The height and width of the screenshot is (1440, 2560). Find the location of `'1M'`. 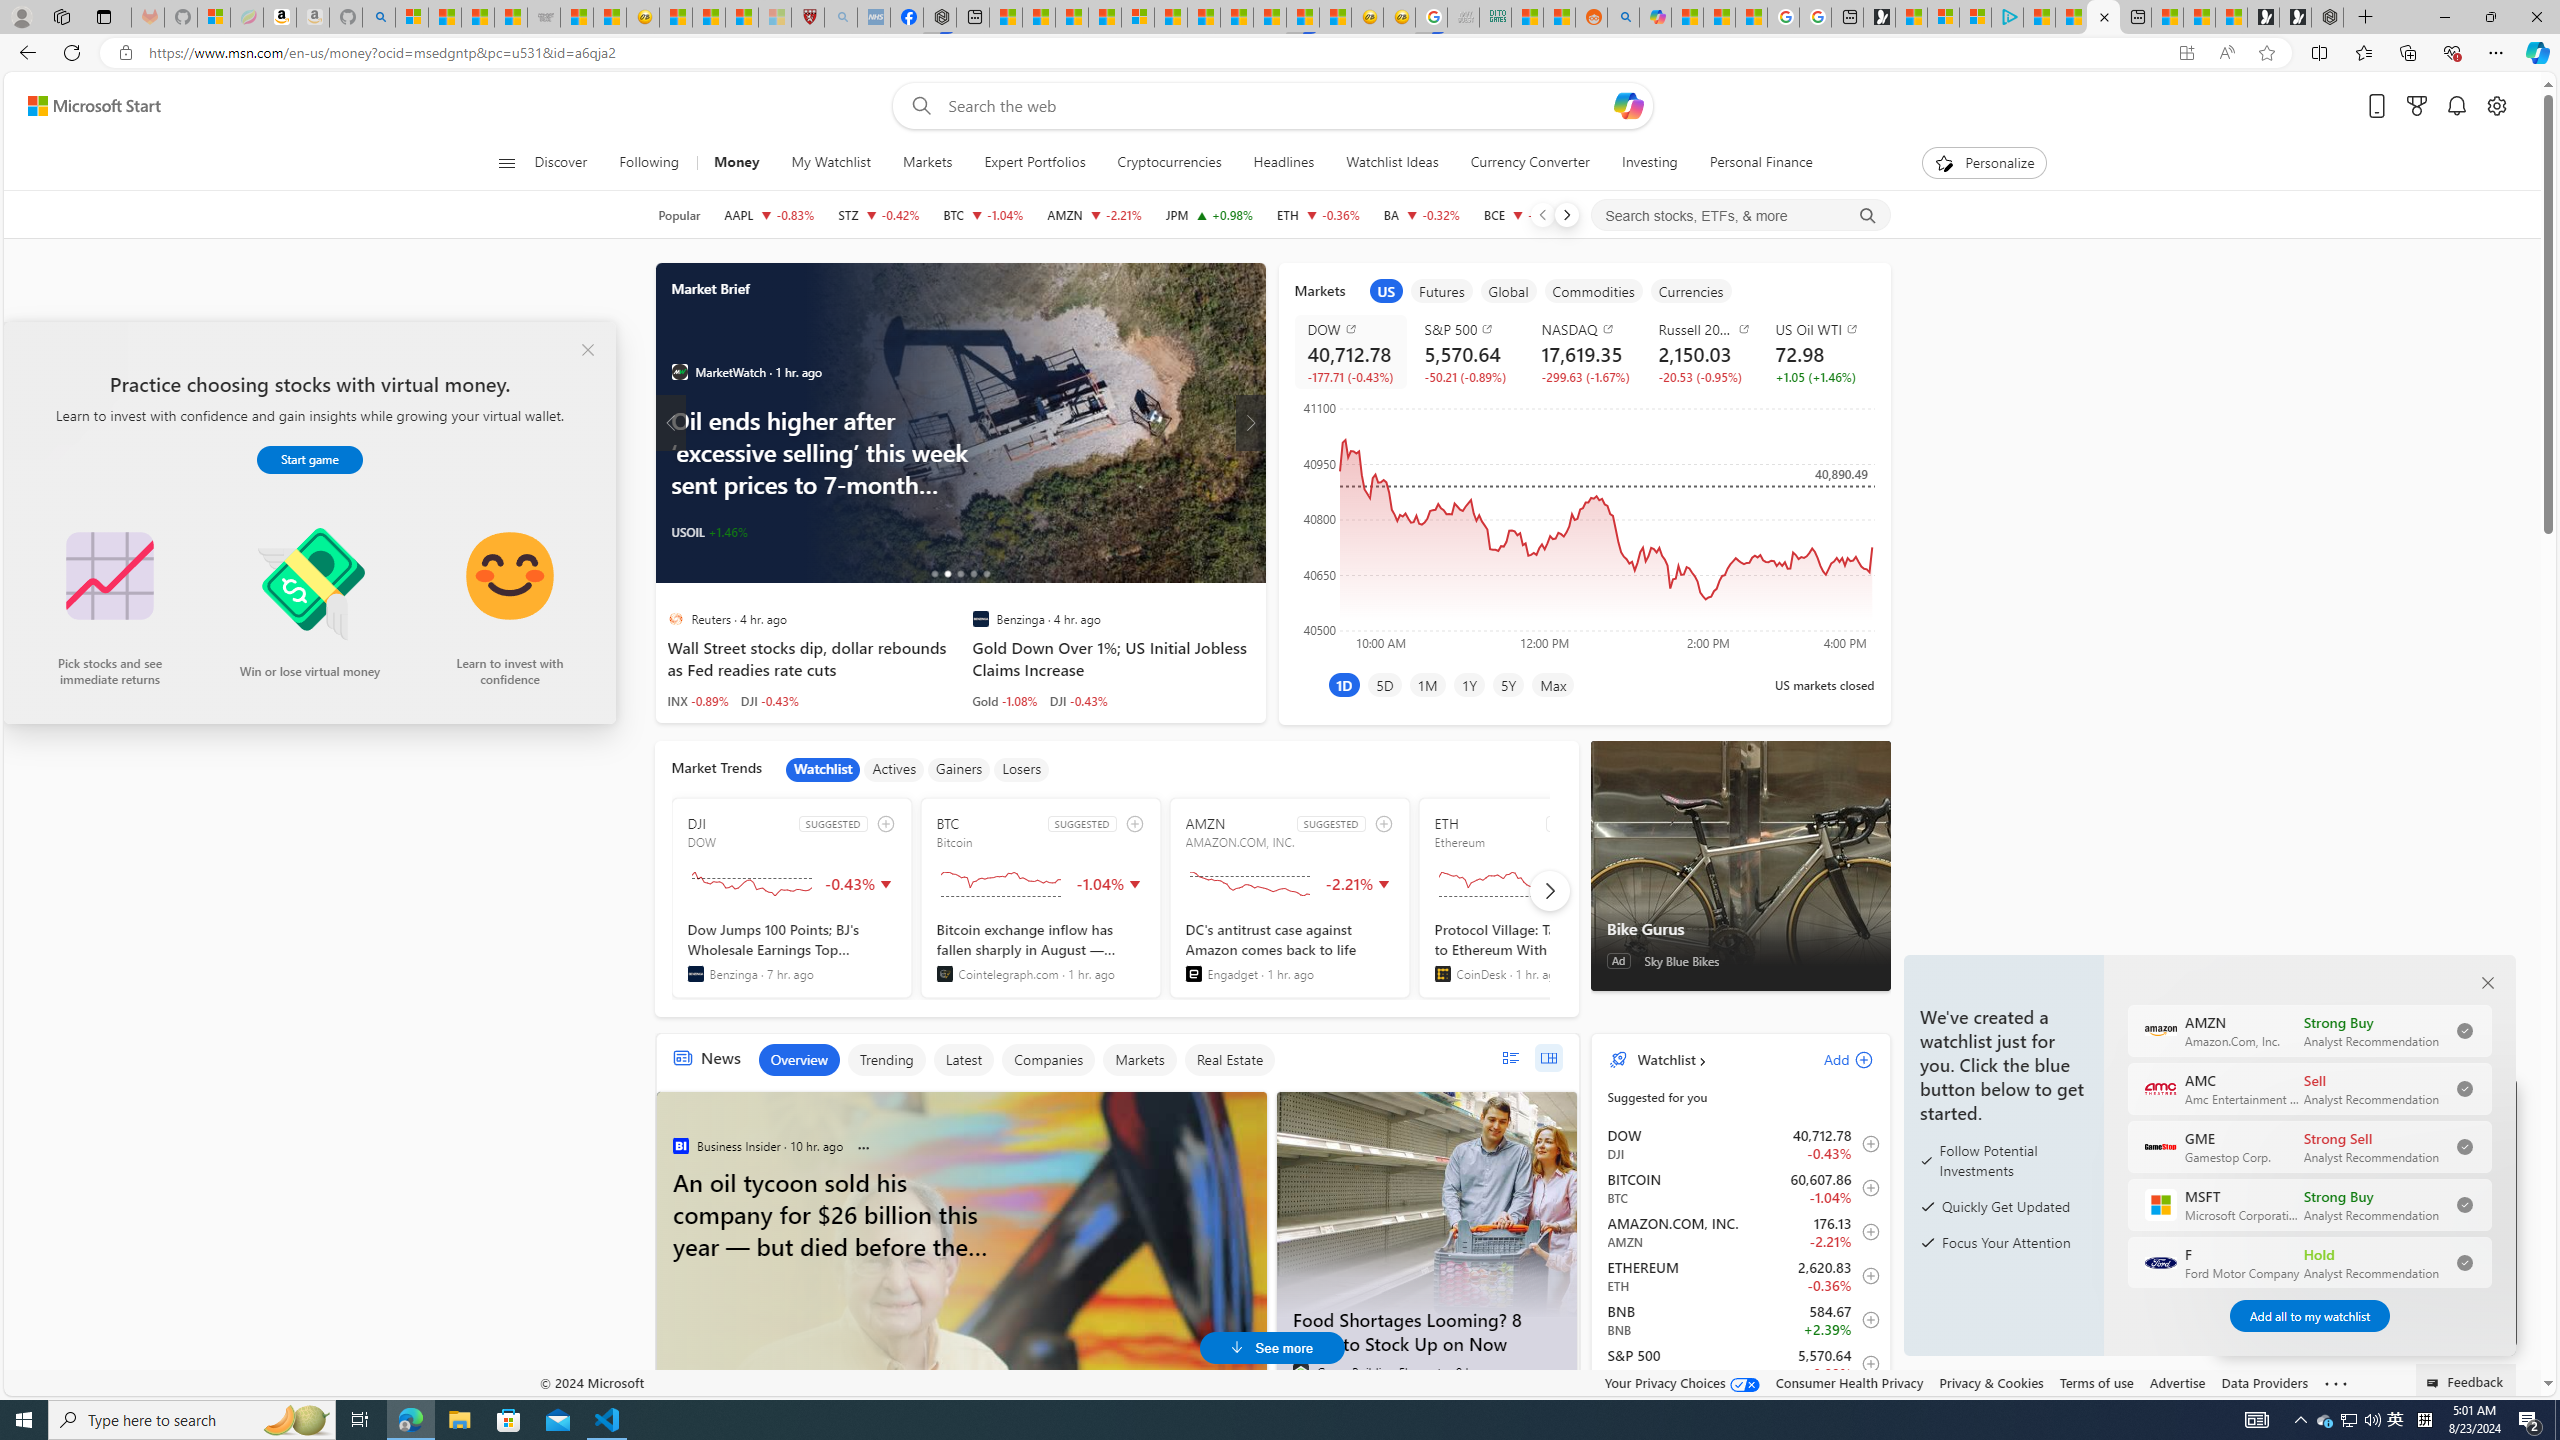

'1M' is located at coordinates (1426, 683).